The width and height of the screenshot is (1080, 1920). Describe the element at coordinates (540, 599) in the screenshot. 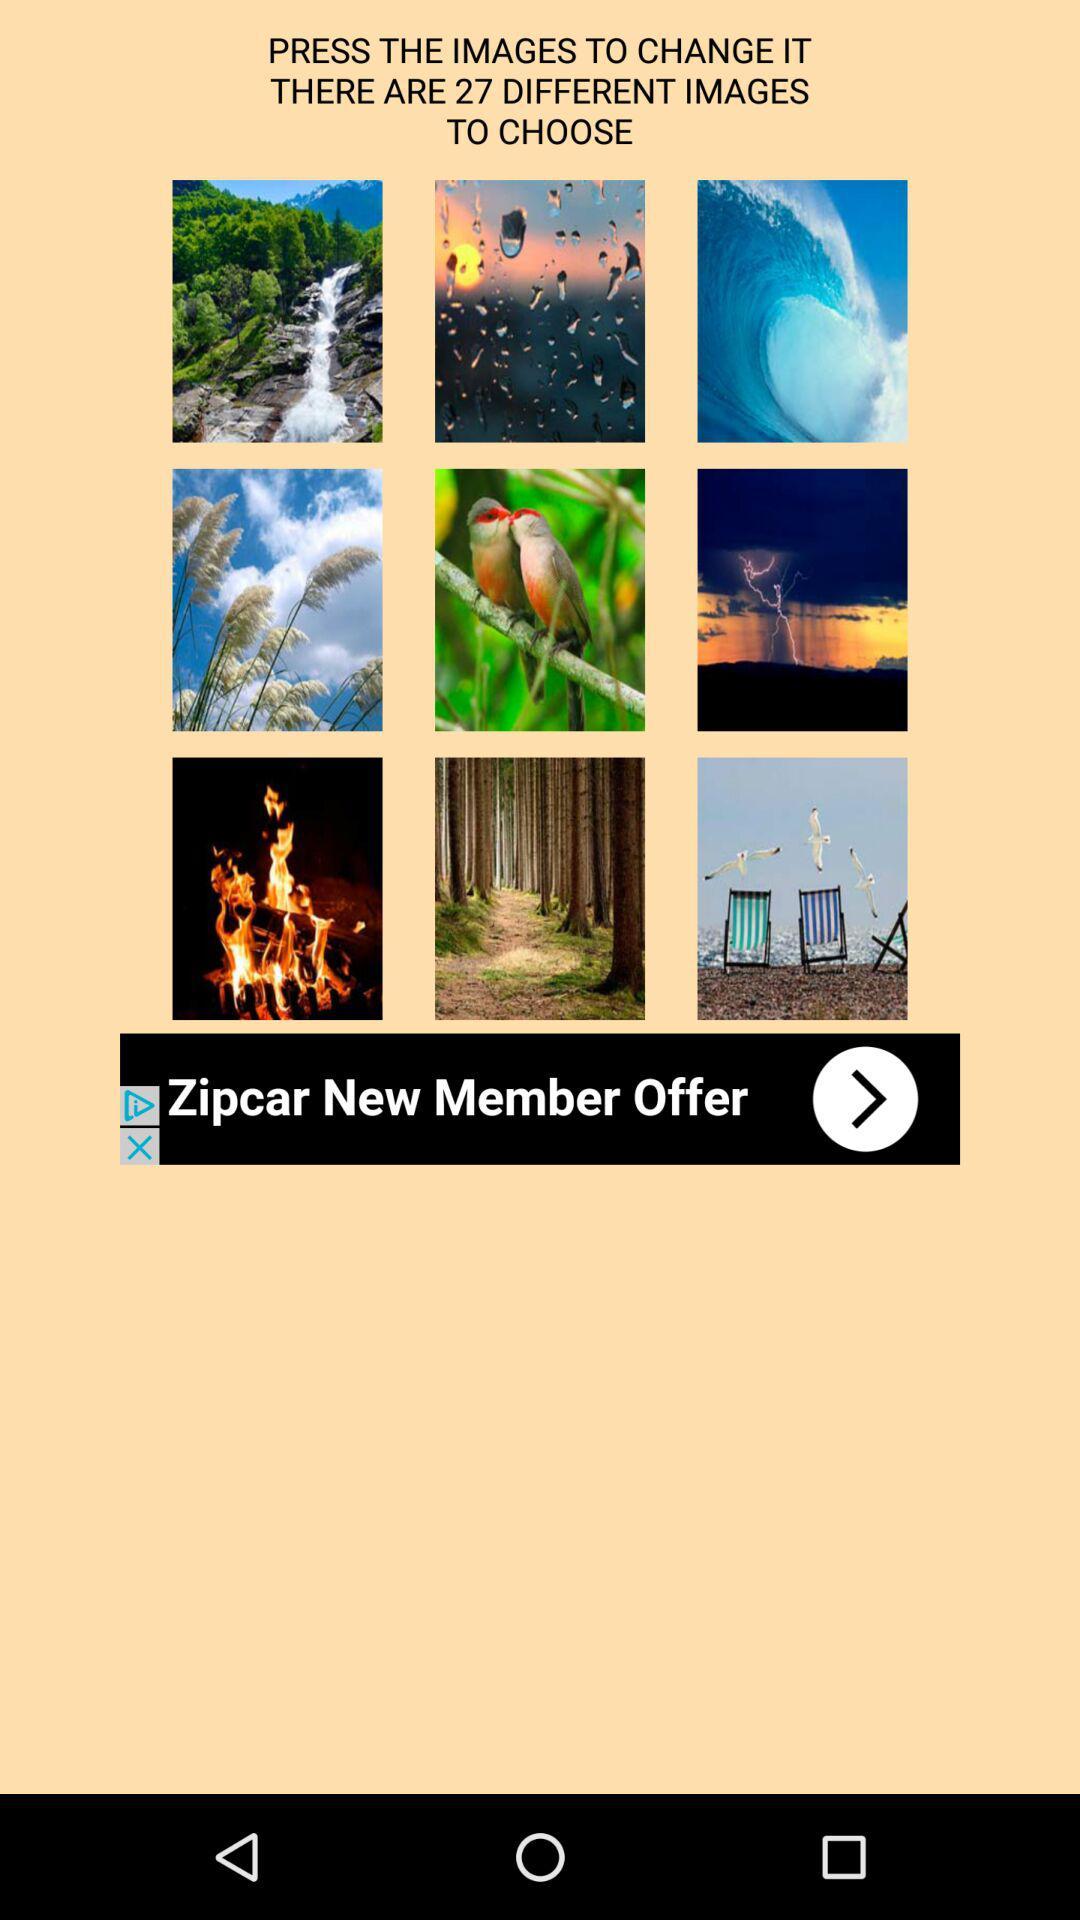

I see `this image` at that location.